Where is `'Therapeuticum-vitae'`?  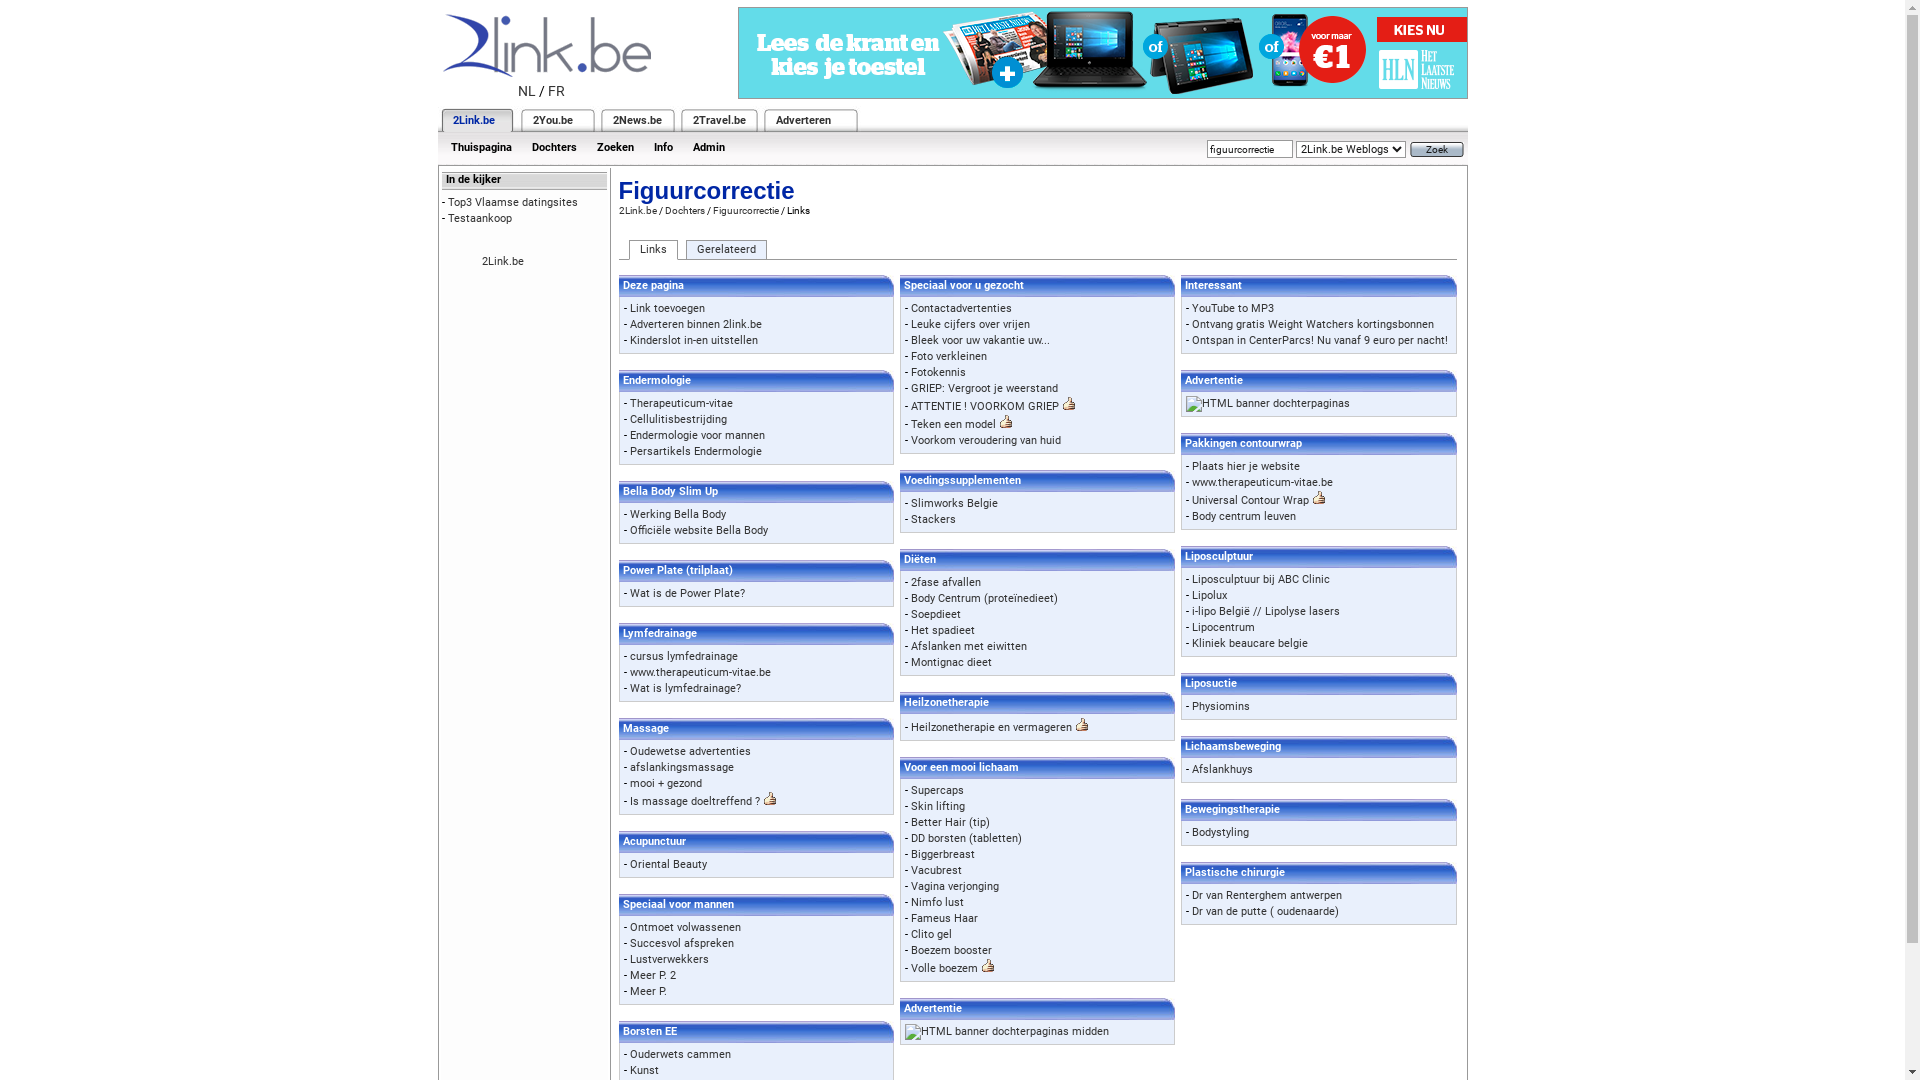
'Therapeuticum-vitae' is located at coordinates (681, 403).